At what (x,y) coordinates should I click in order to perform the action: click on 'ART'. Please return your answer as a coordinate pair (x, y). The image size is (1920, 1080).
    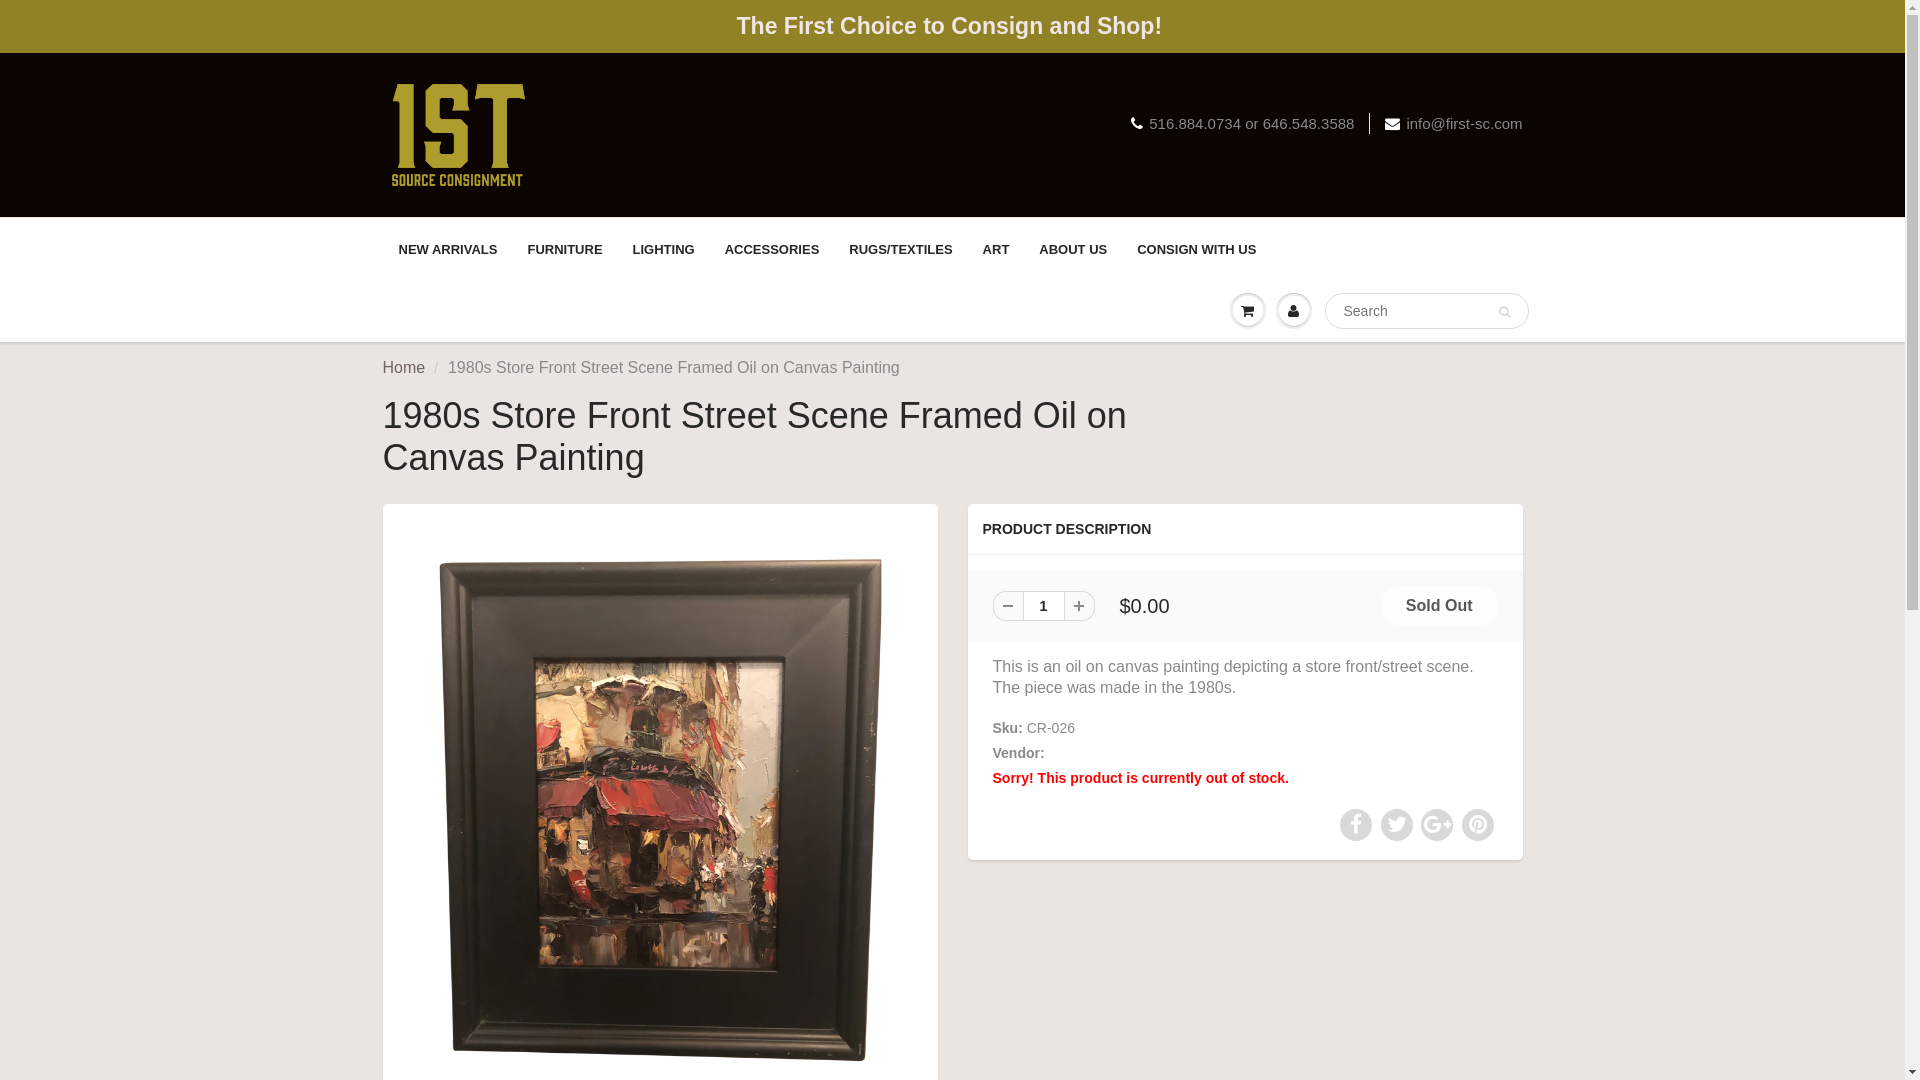
    Looking at the image, I should click on (996, 249).